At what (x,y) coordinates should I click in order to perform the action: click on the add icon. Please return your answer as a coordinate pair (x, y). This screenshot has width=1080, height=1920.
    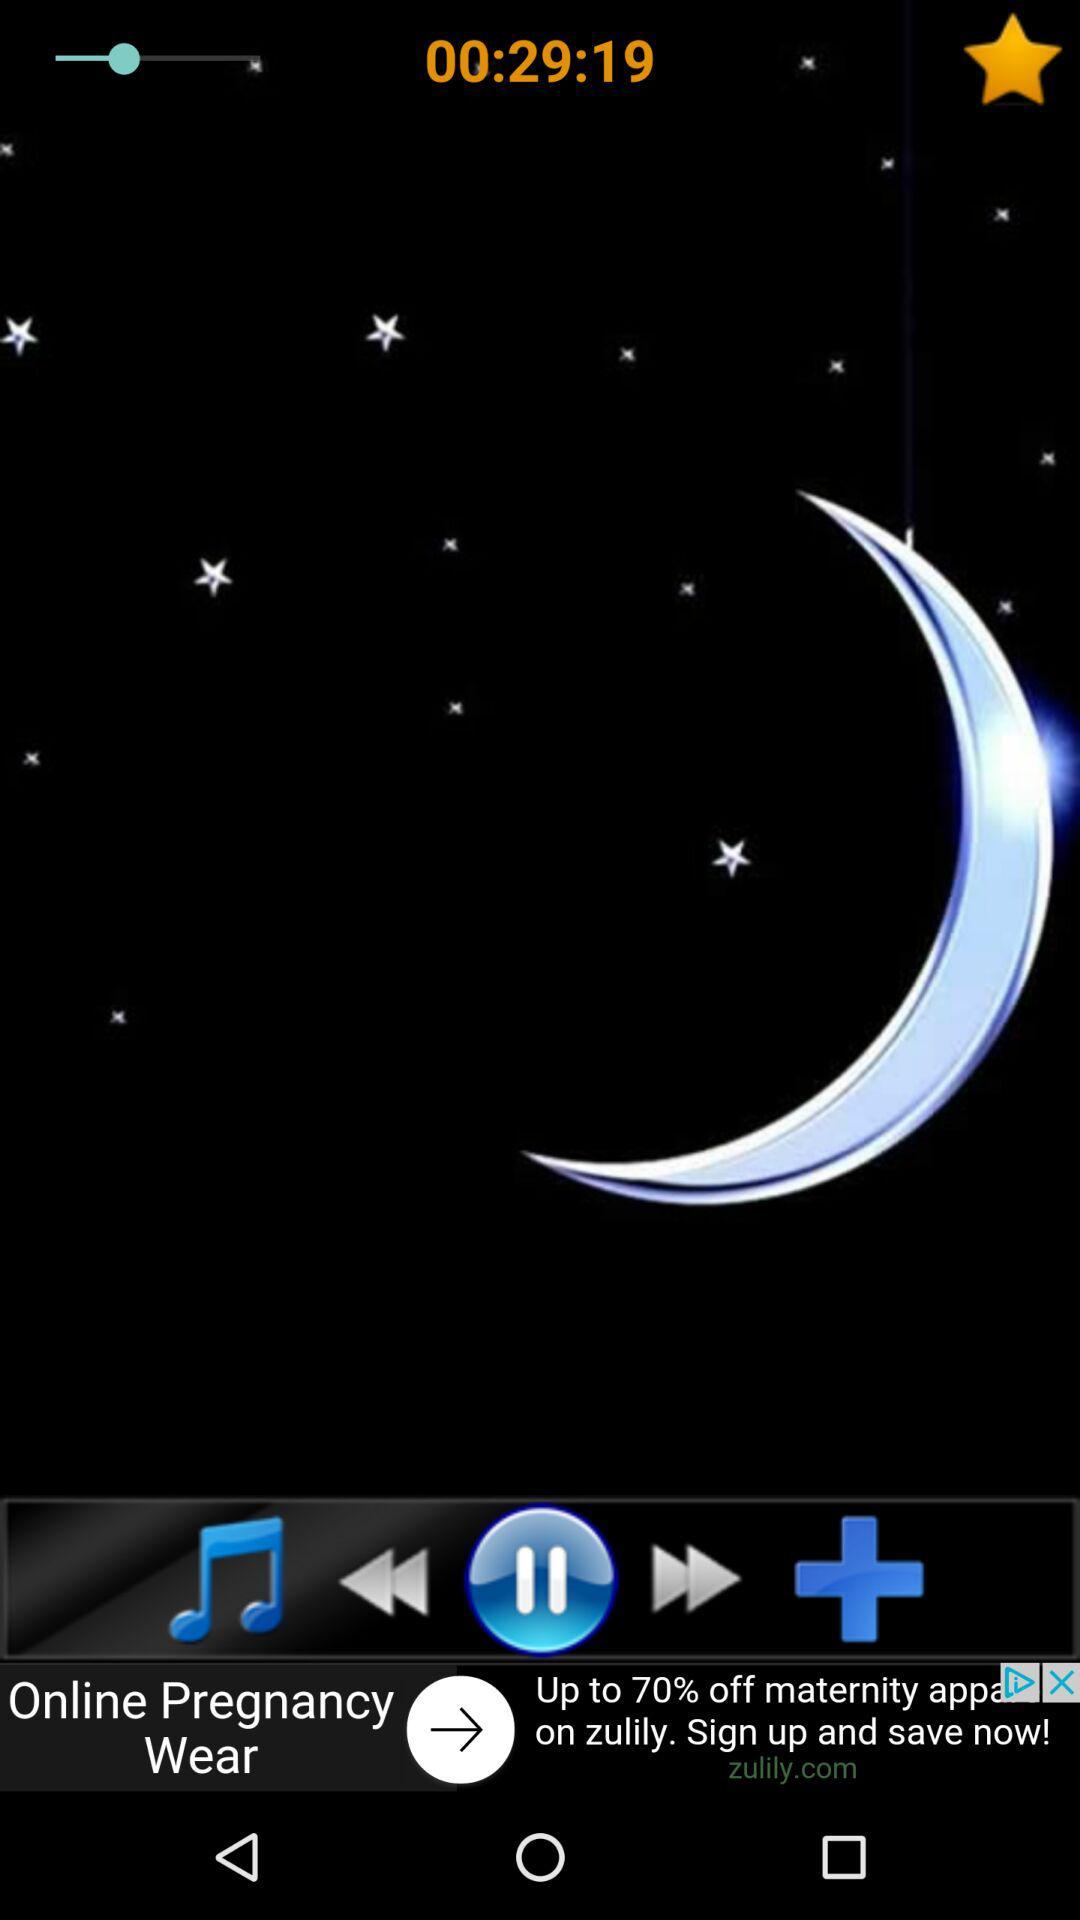
    Looking at the image, I should click on (874, 1577).